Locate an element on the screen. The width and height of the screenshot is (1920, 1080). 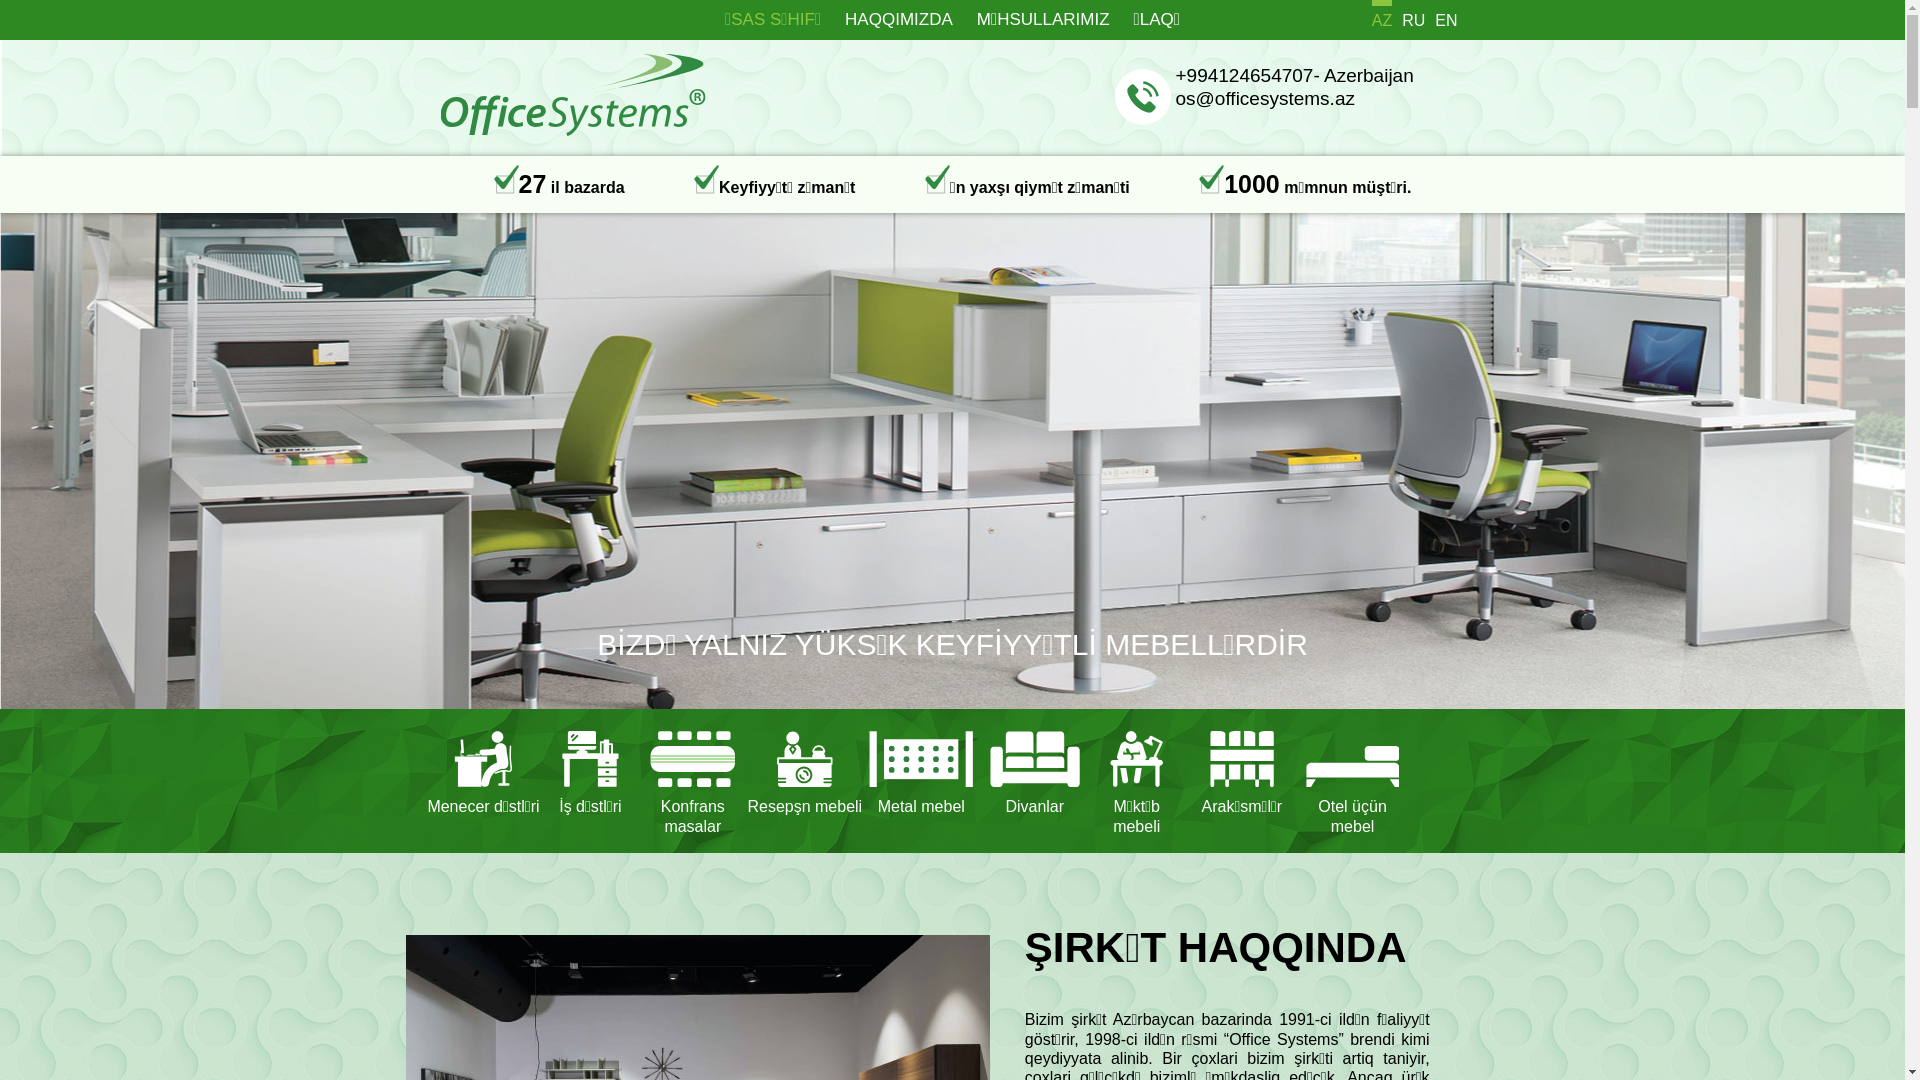
'Konfrans masalar' is located at coordinates (692, 779).